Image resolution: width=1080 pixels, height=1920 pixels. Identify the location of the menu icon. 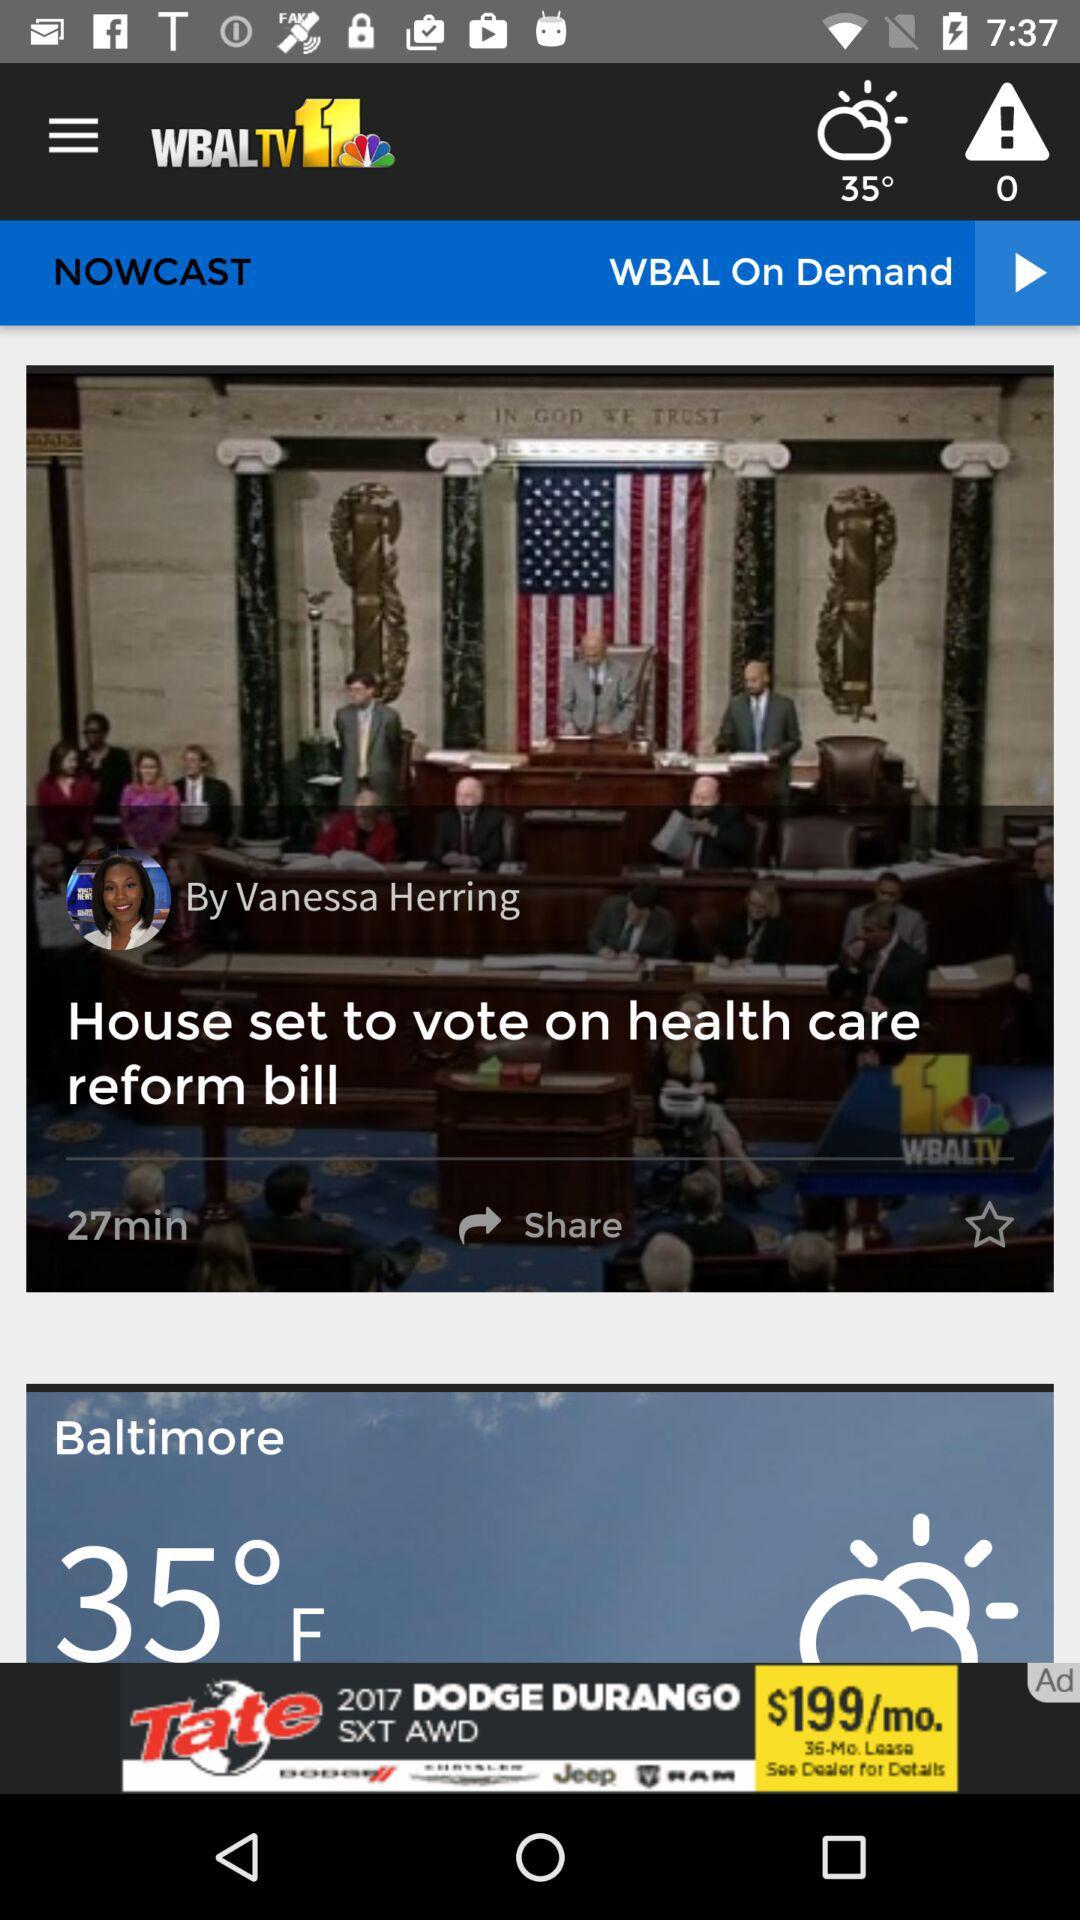
(72, 135).